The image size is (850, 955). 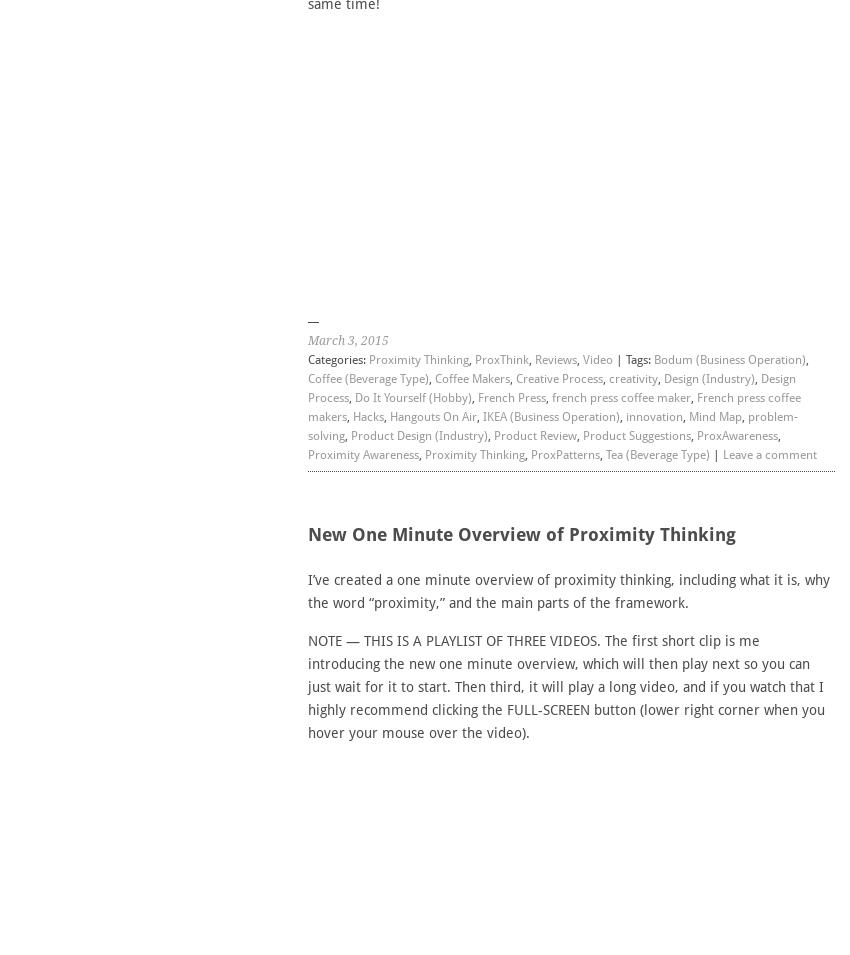 I want to click on 'french press coffee maker', so click(x=619, y=397).